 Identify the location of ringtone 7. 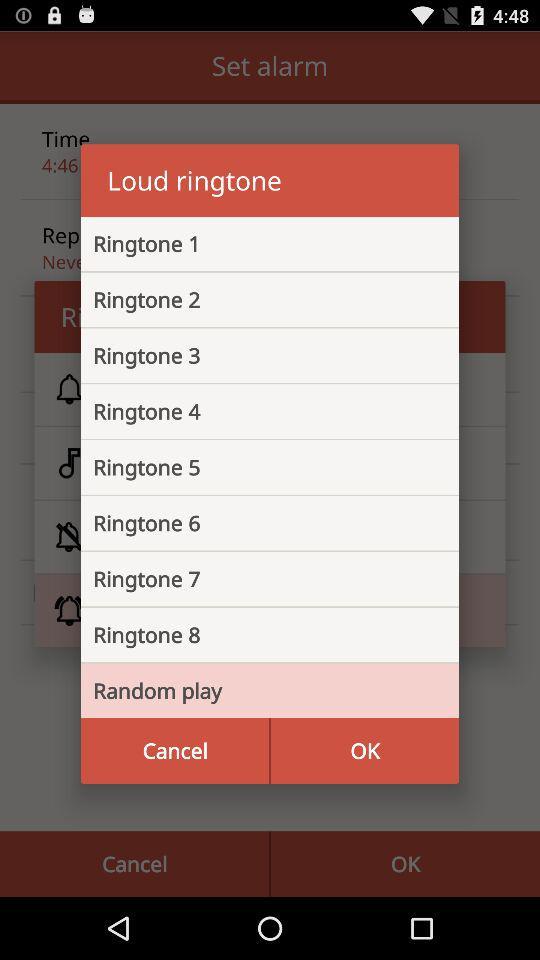
(254, 579).